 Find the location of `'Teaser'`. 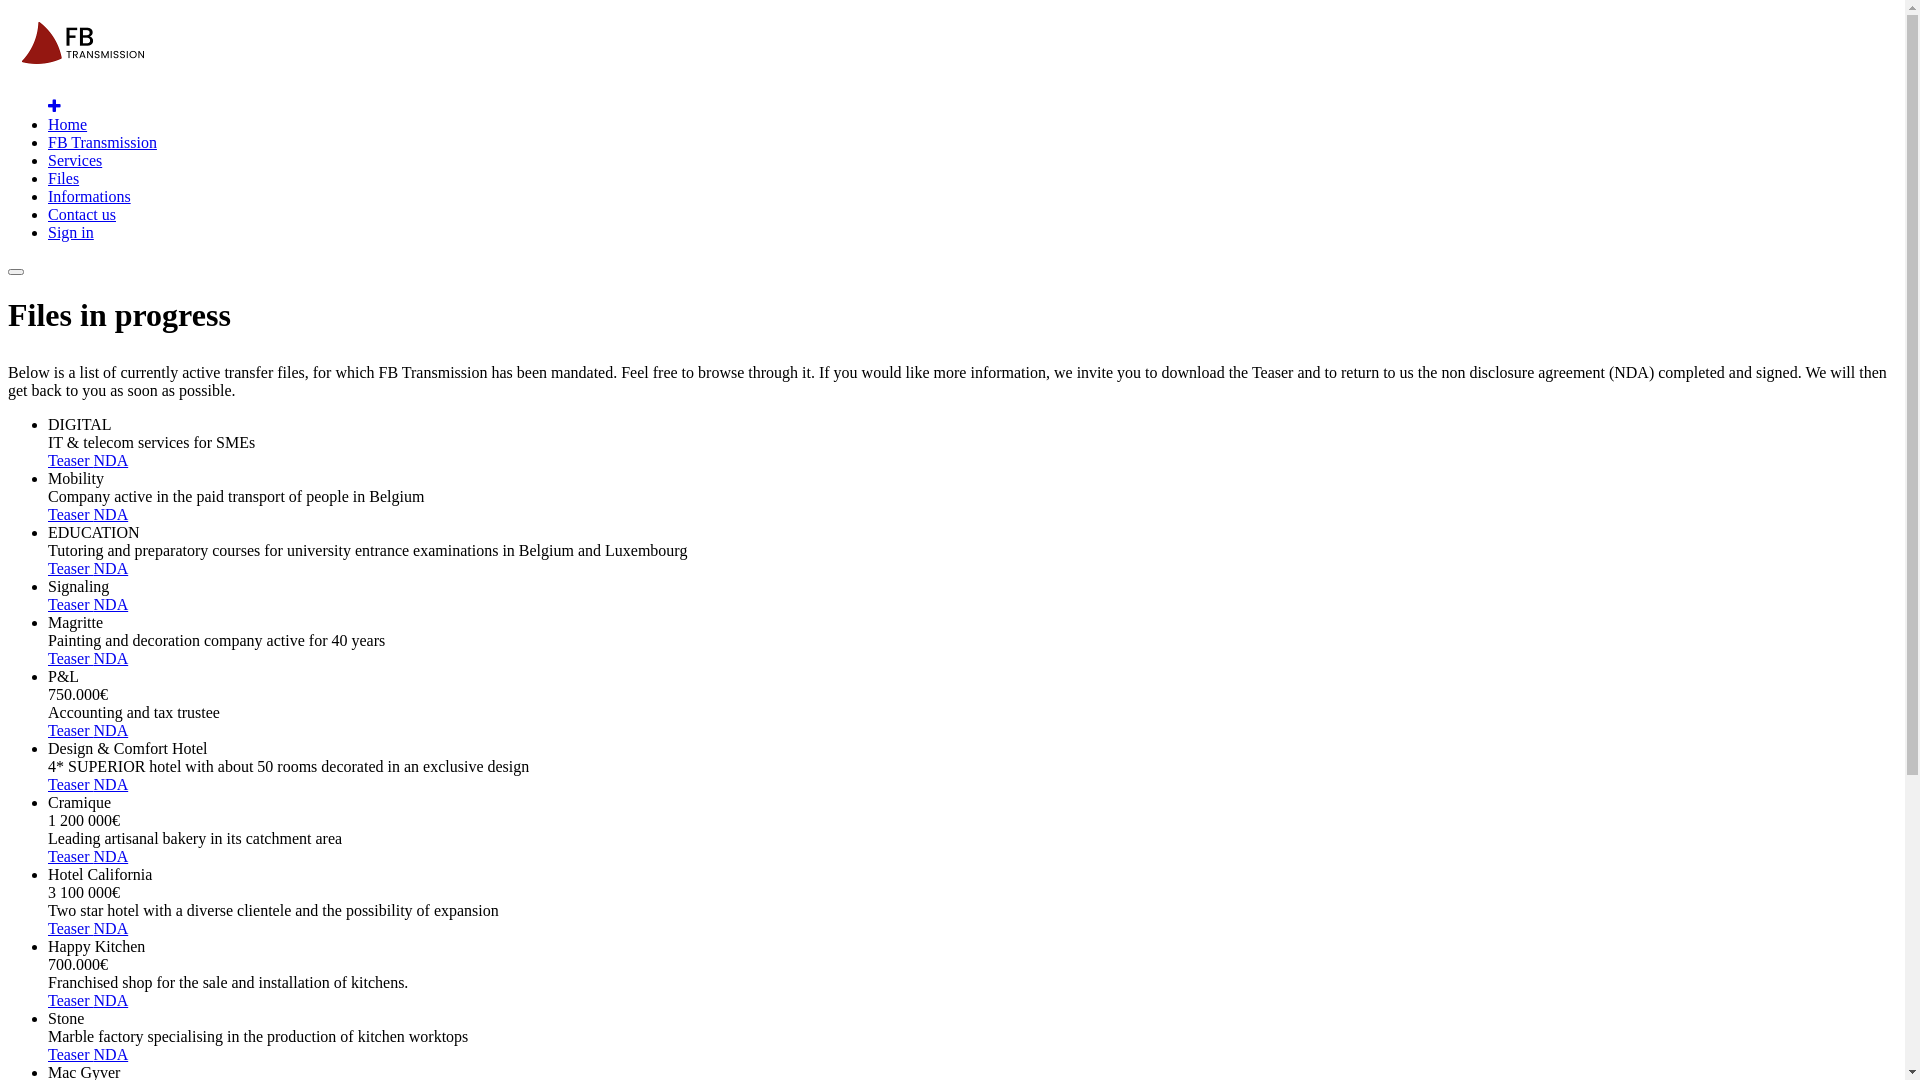

'Teaser' is located at coordinates (71, 1000).